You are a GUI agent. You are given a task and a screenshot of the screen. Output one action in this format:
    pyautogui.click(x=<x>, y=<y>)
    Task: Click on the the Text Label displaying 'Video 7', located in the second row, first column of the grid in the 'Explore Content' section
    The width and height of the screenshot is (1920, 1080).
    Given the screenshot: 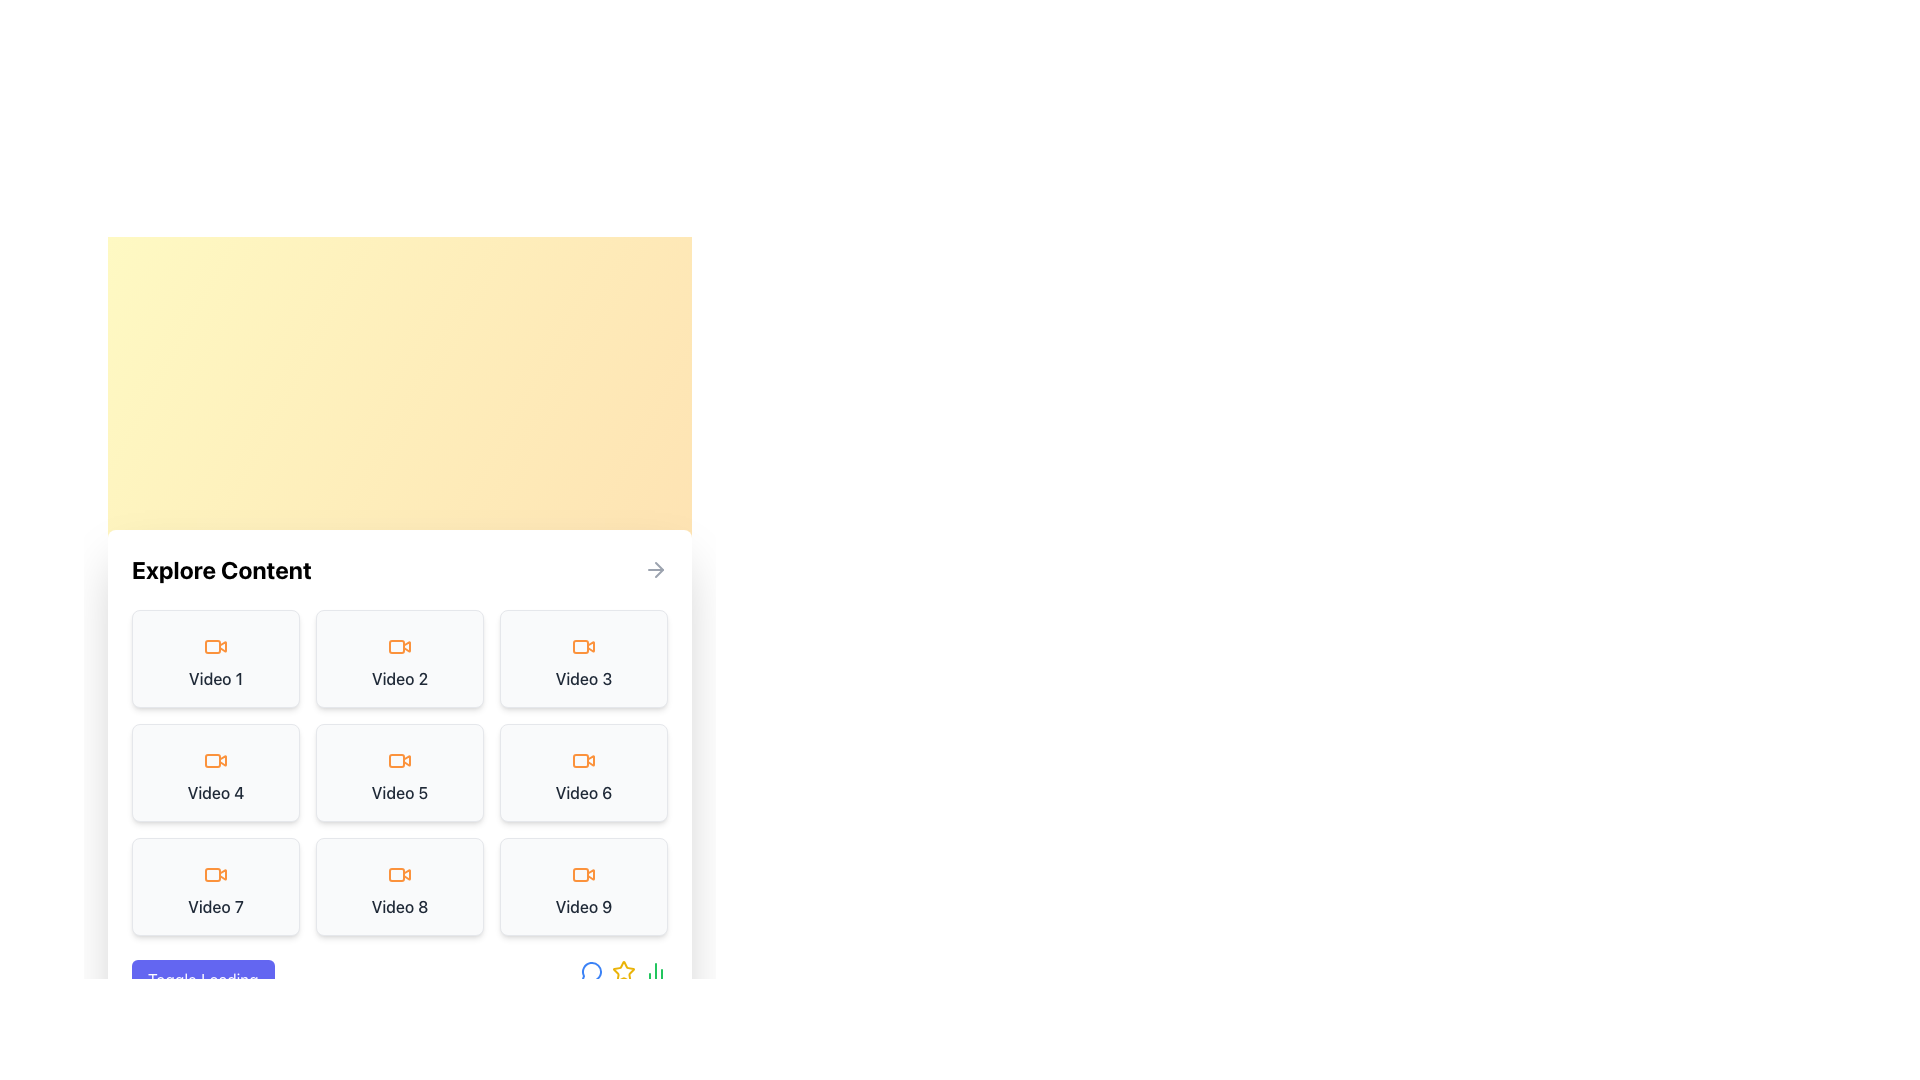 What is the action you would take?
    pyautogui.click(x=216, y=906)
    